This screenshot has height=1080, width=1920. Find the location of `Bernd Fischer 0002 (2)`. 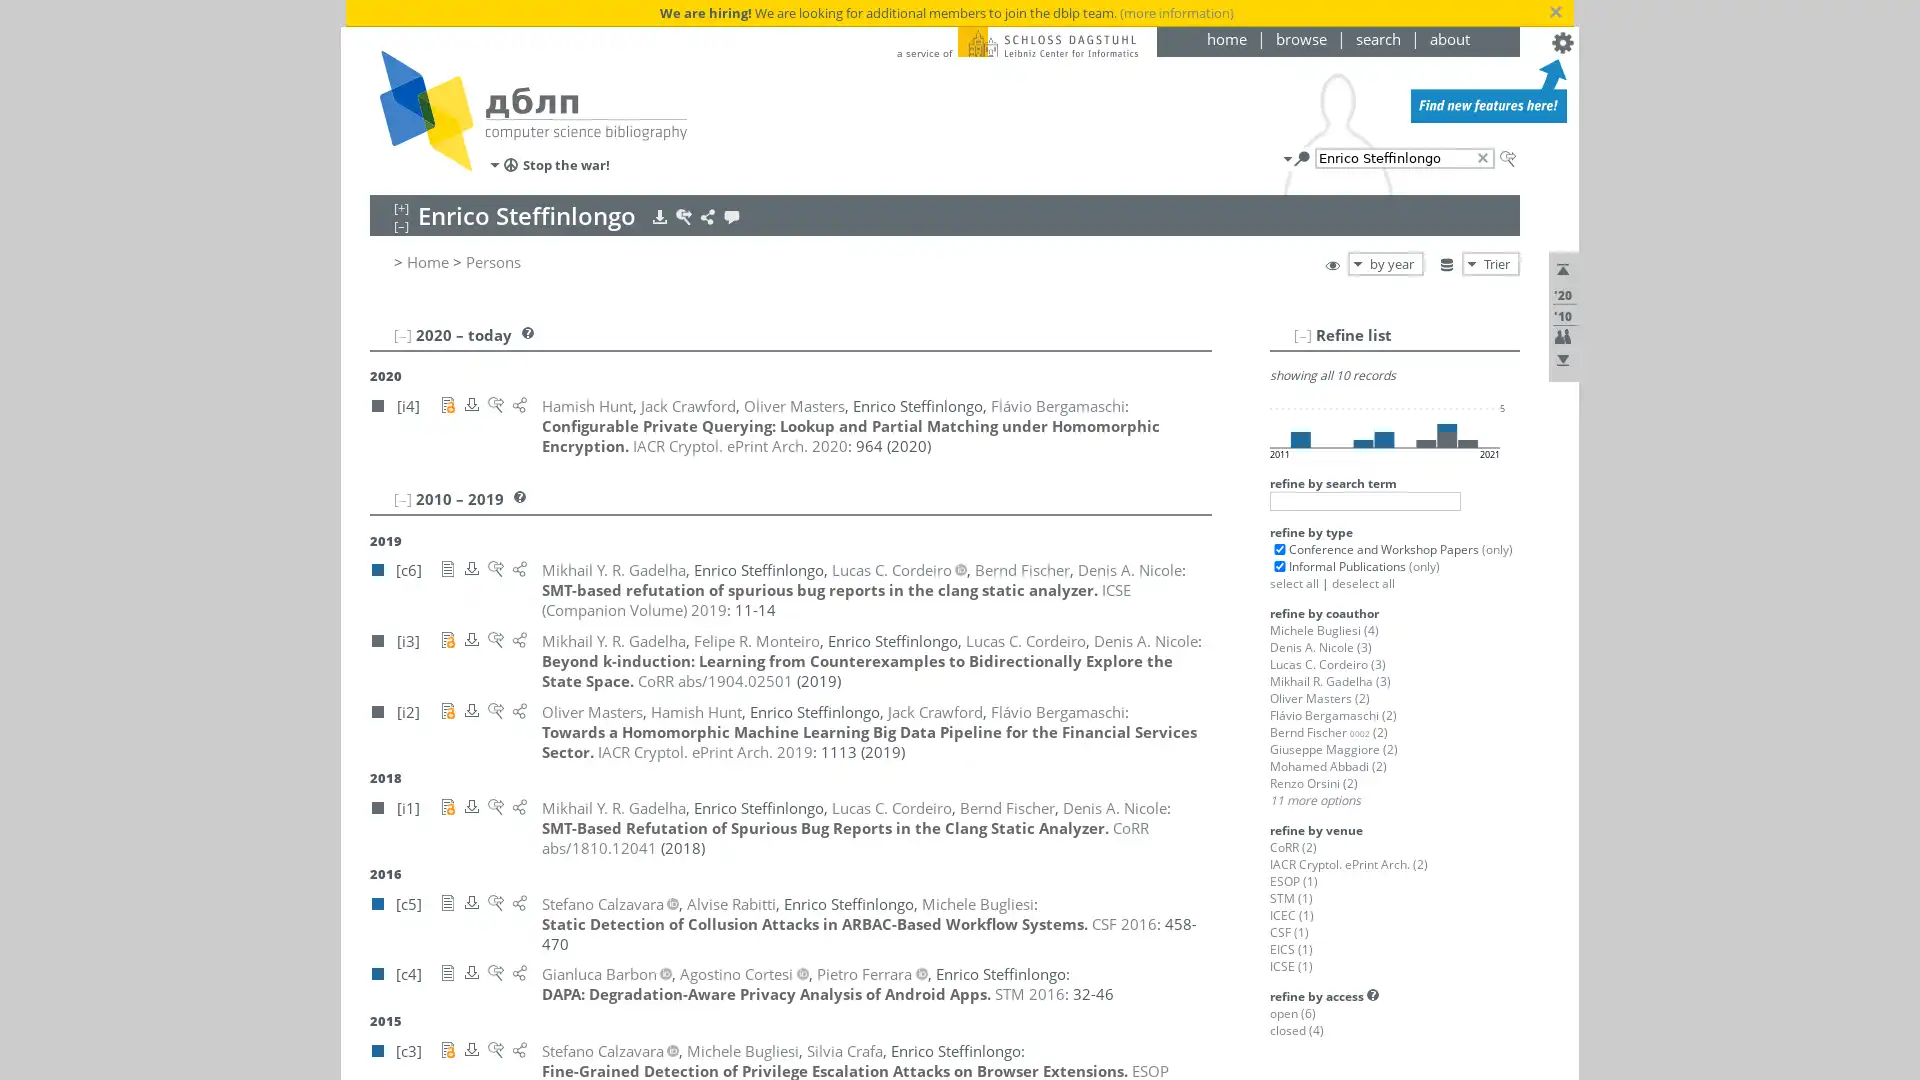

Bernd Fischer 0002 (2) is located at coordinates (1329, 732).